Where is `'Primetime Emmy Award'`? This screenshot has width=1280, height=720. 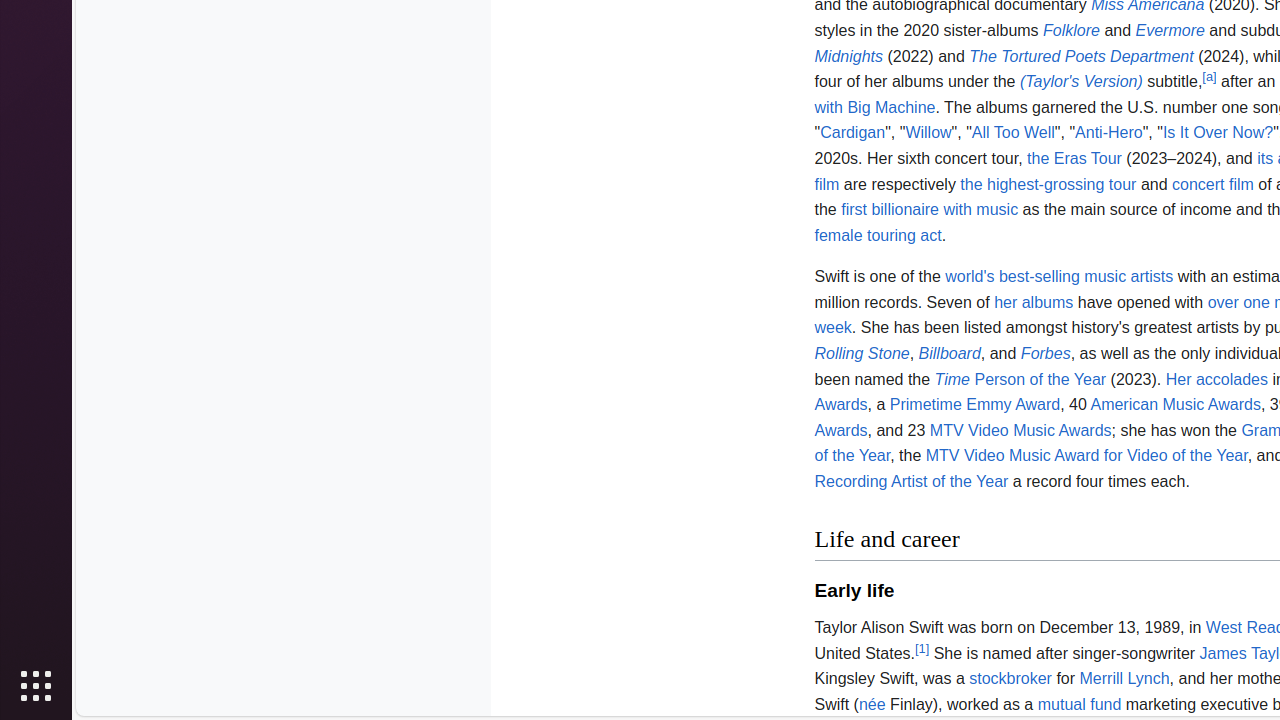
'Primetime Emmy Award' is located at coordinates (974, 405).